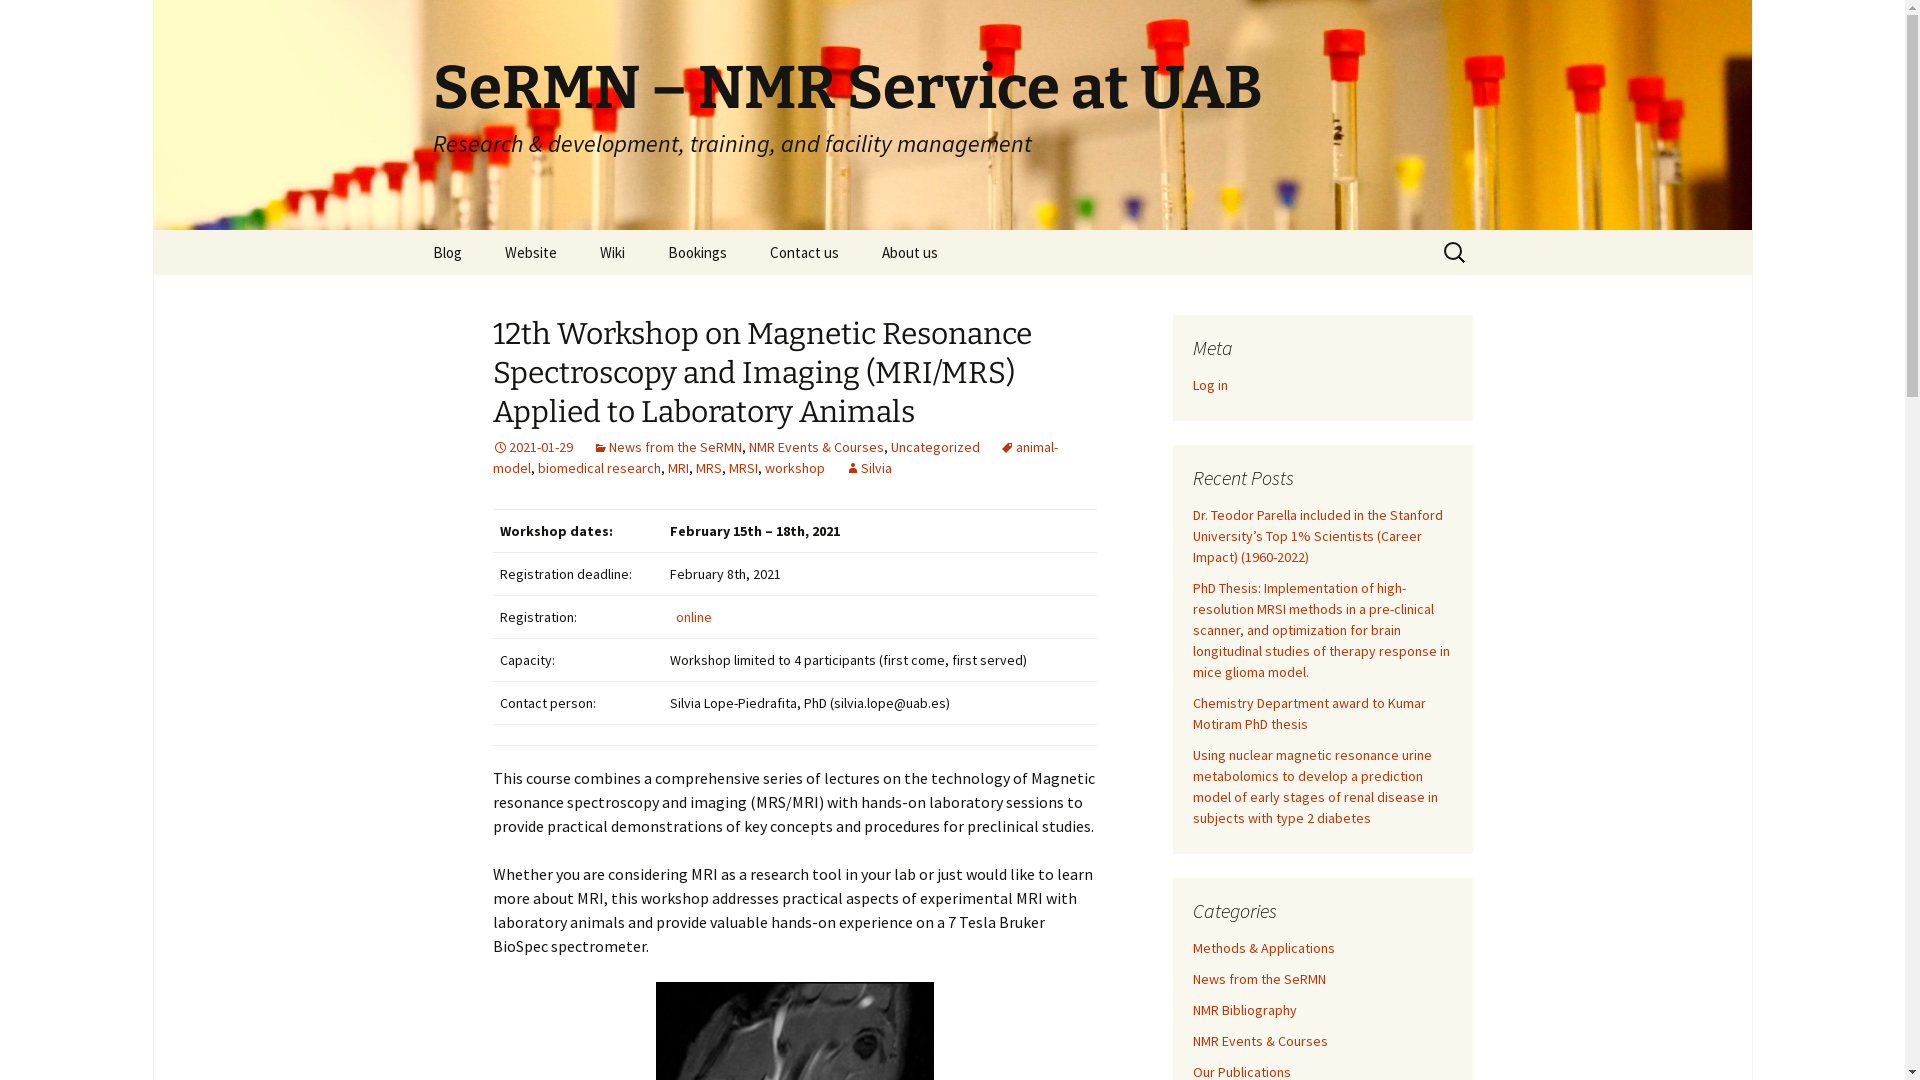 This screenshot has width=1920, height=1080. I want to click on 'Contact form', so click(849, 297).